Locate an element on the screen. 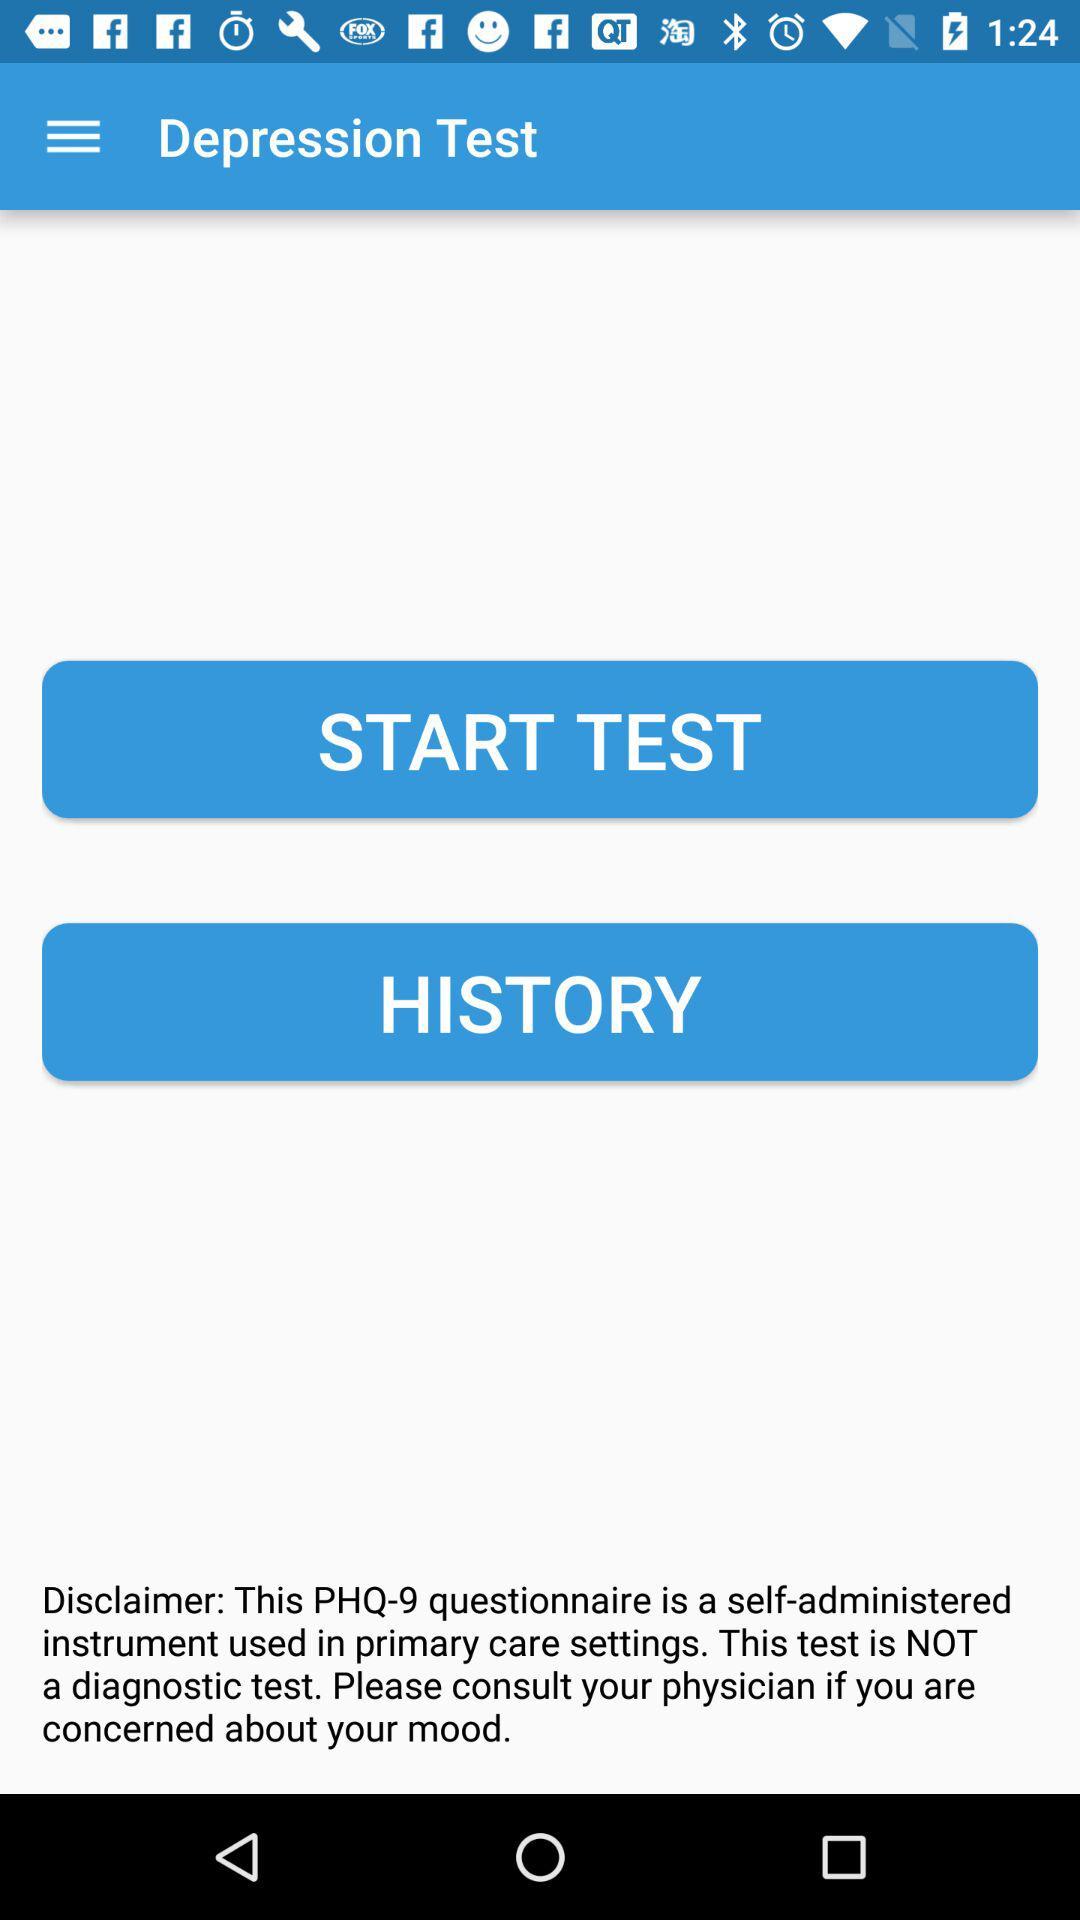 The width and height of the screenshot is (1080, 1920). icon to the left of the depression test item is located at coordinates (72, 135).